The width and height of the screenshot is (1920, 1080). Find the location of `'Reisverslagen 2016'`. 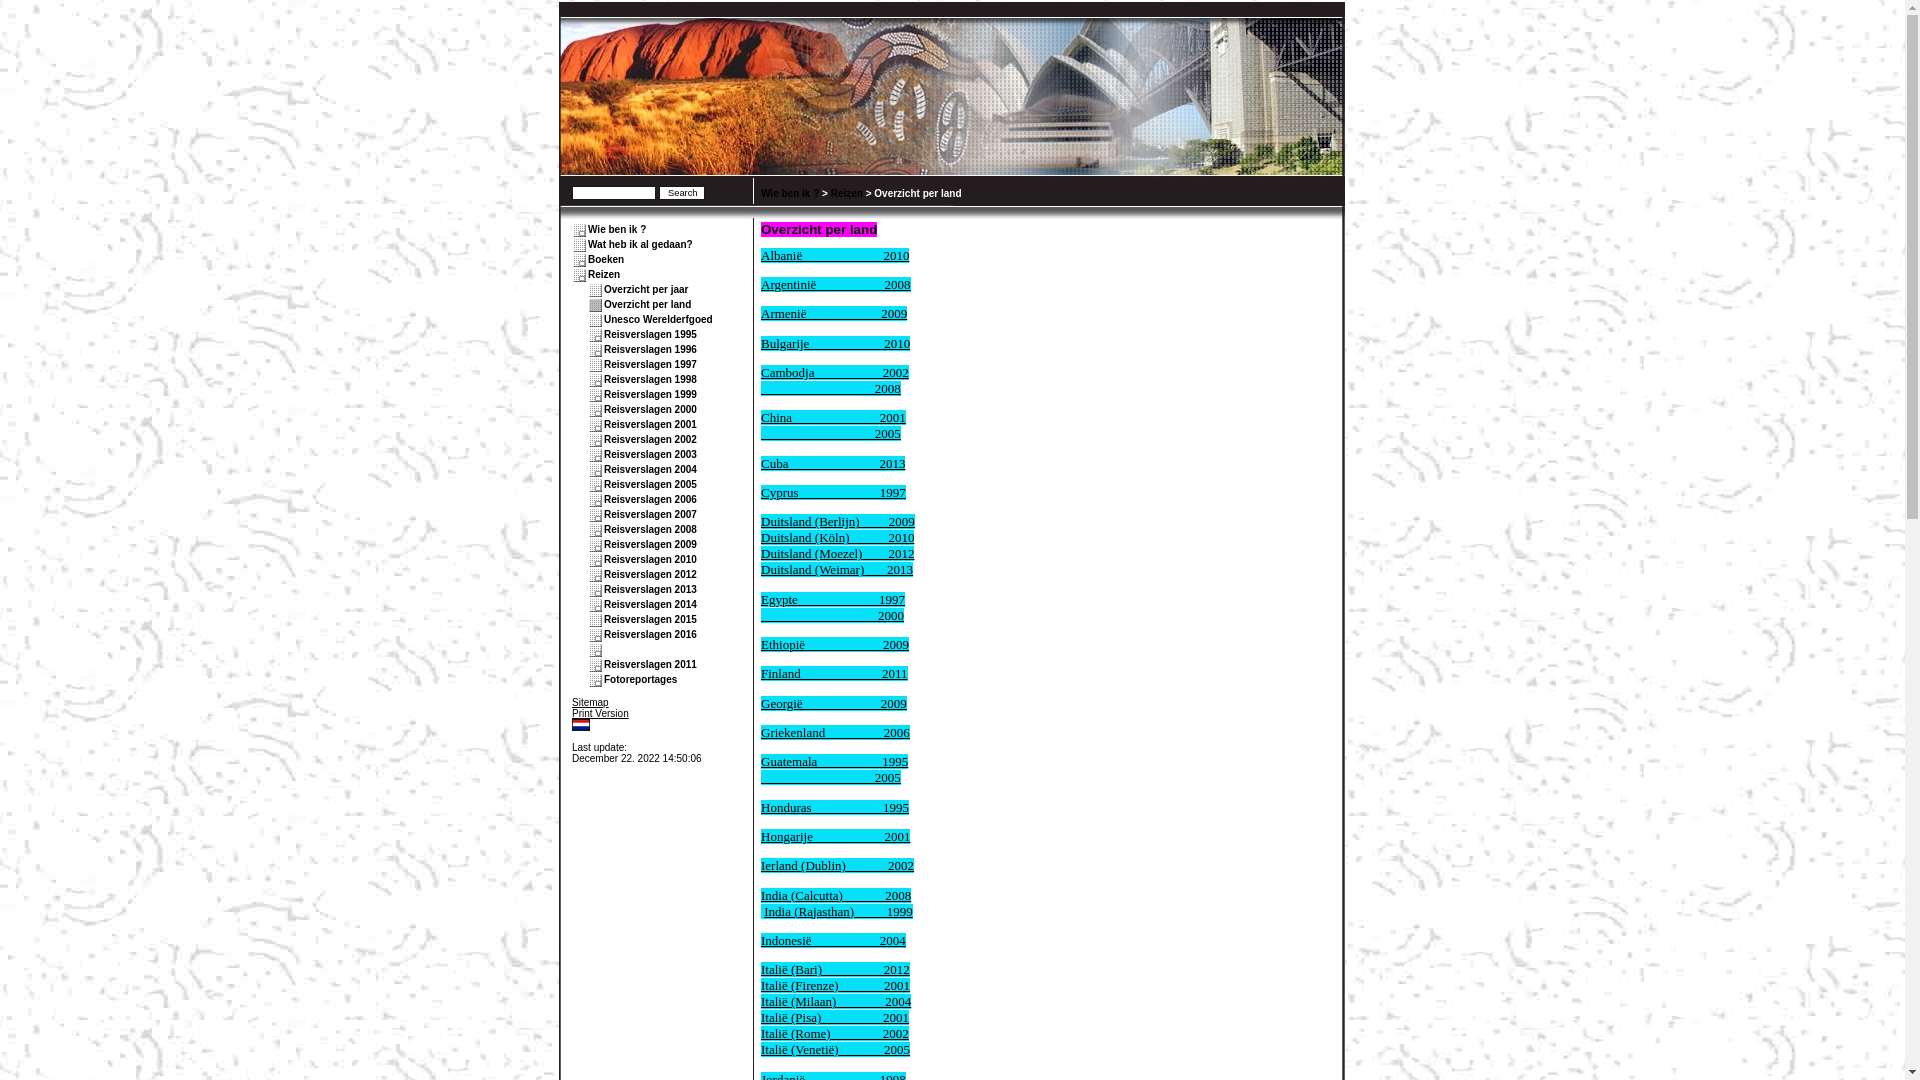

'Reisverslagen 2016' is located at coordinates (650, 634).